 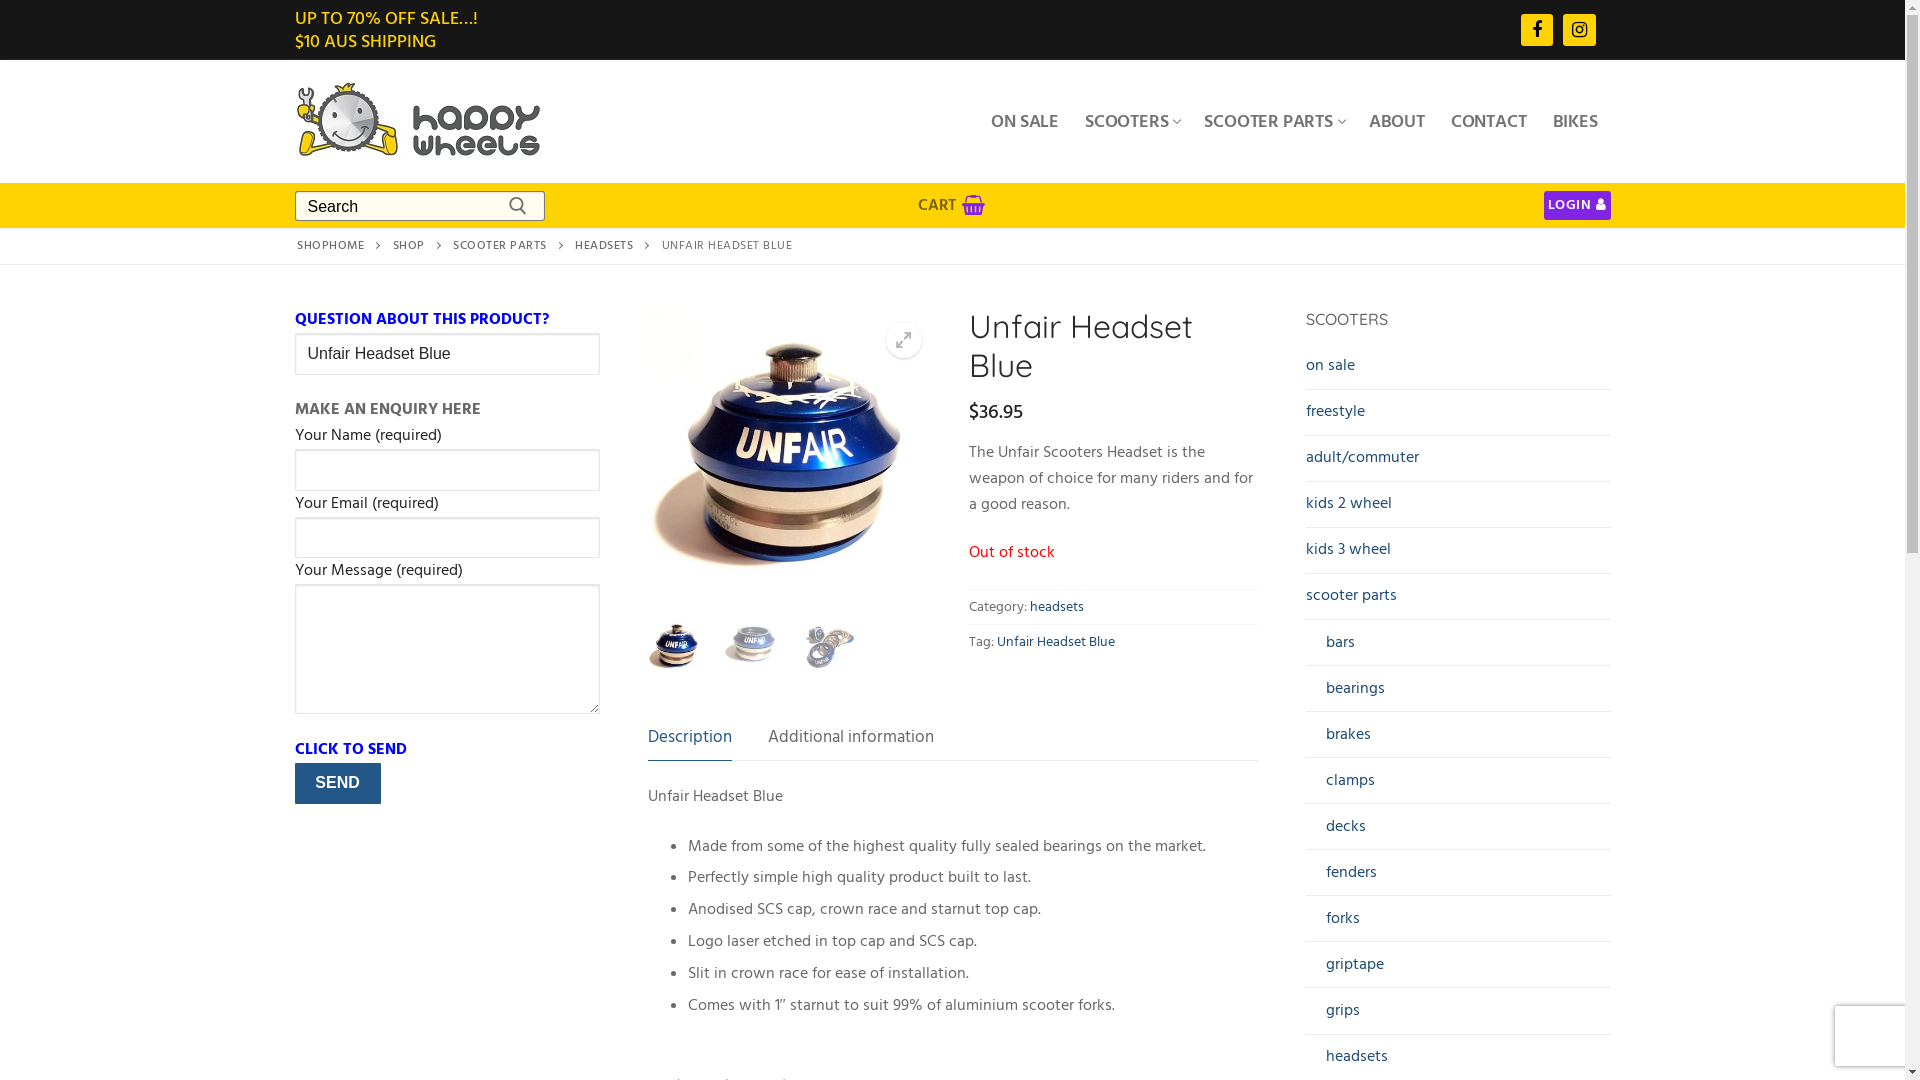 I want to click on 'BIKES', so click(x=1574, y=120).